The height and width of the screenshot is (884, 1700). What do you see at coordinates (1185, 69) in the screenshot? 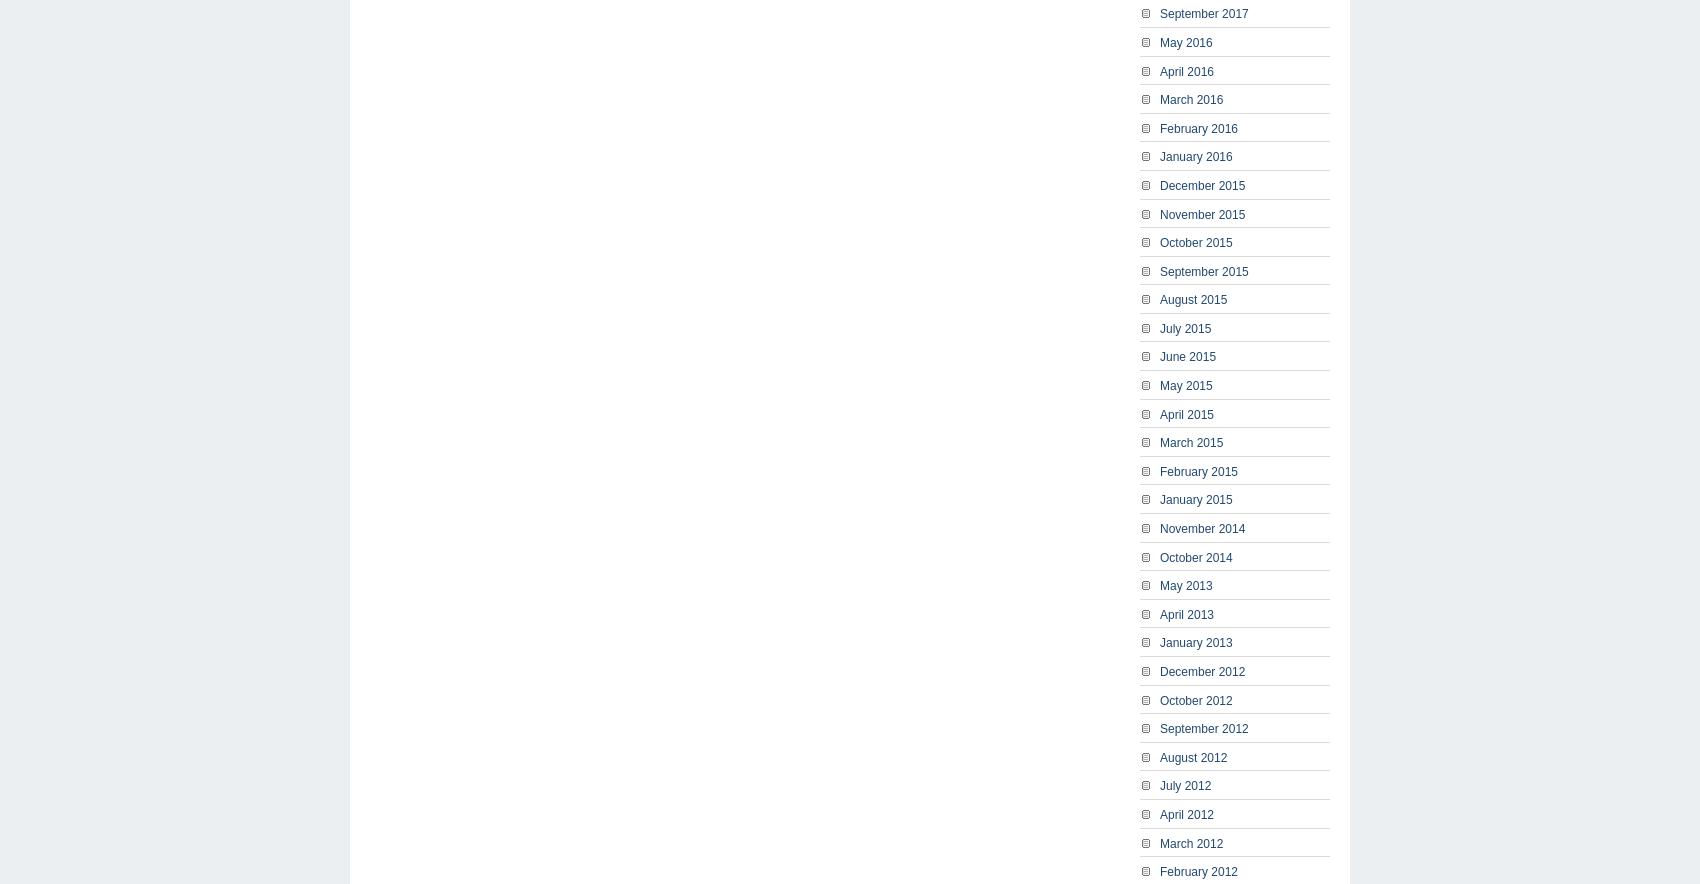
I see `'April 2016'` at bounding box center [1185, 69].